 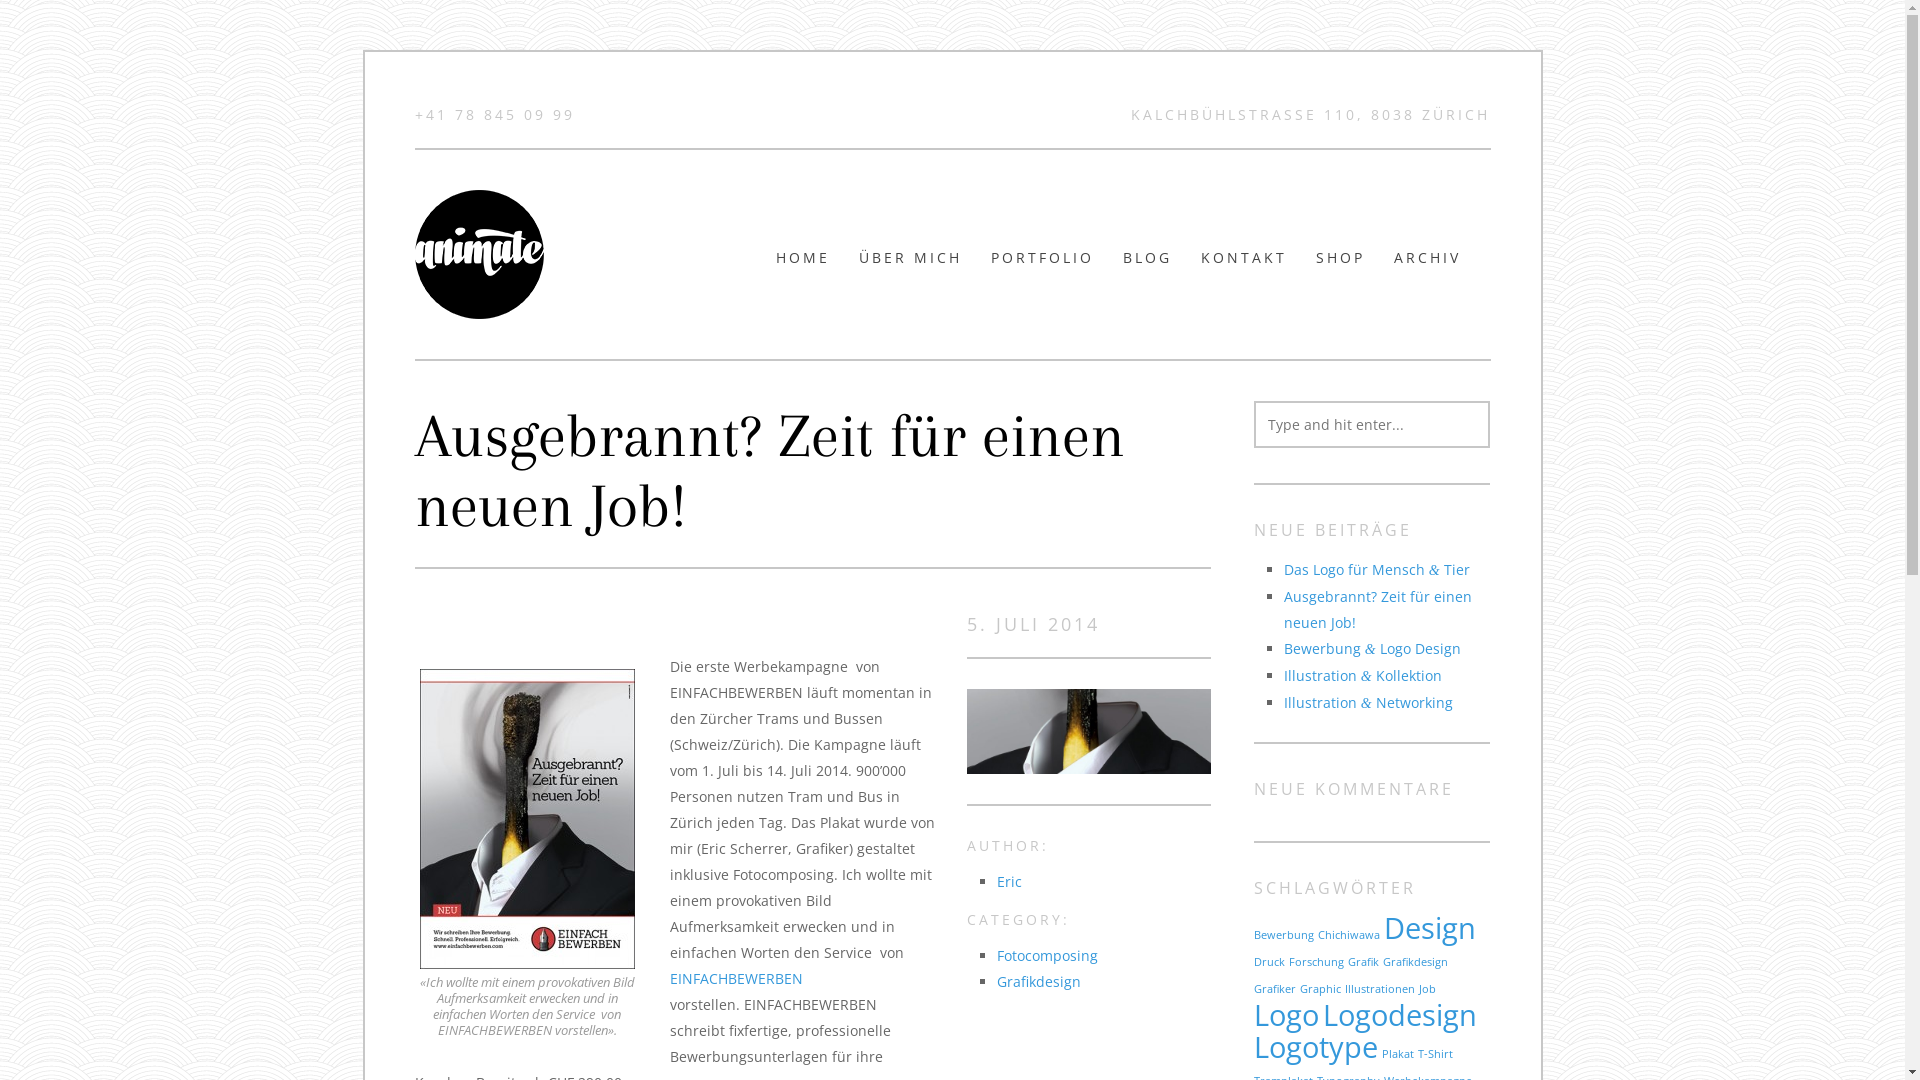 What do you see at coordinates (1429, 928) in the screenshot?
I see `'Design'` at bounding box center [1429, 928].